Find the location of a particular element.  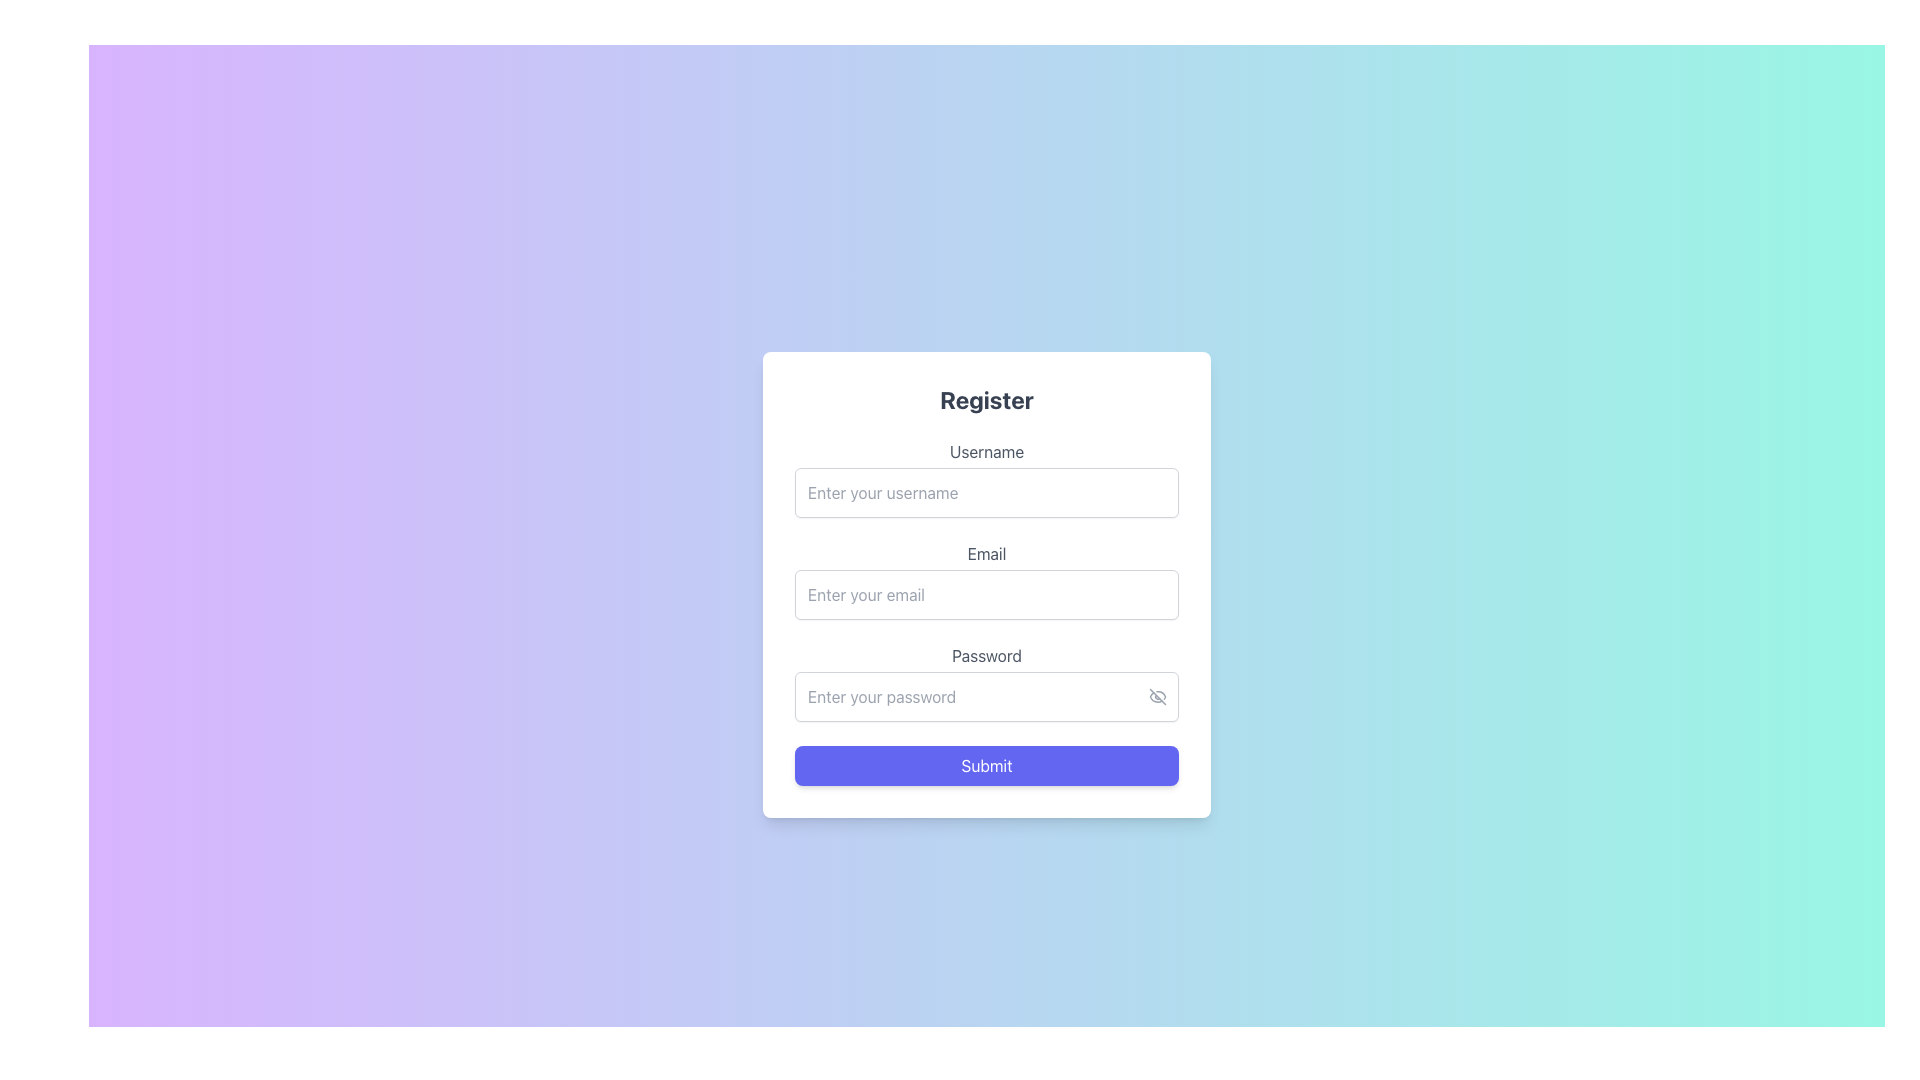

the visibility toggle icon for the password field located at the far right inside the password input field is located at coordinates (1157, 696).